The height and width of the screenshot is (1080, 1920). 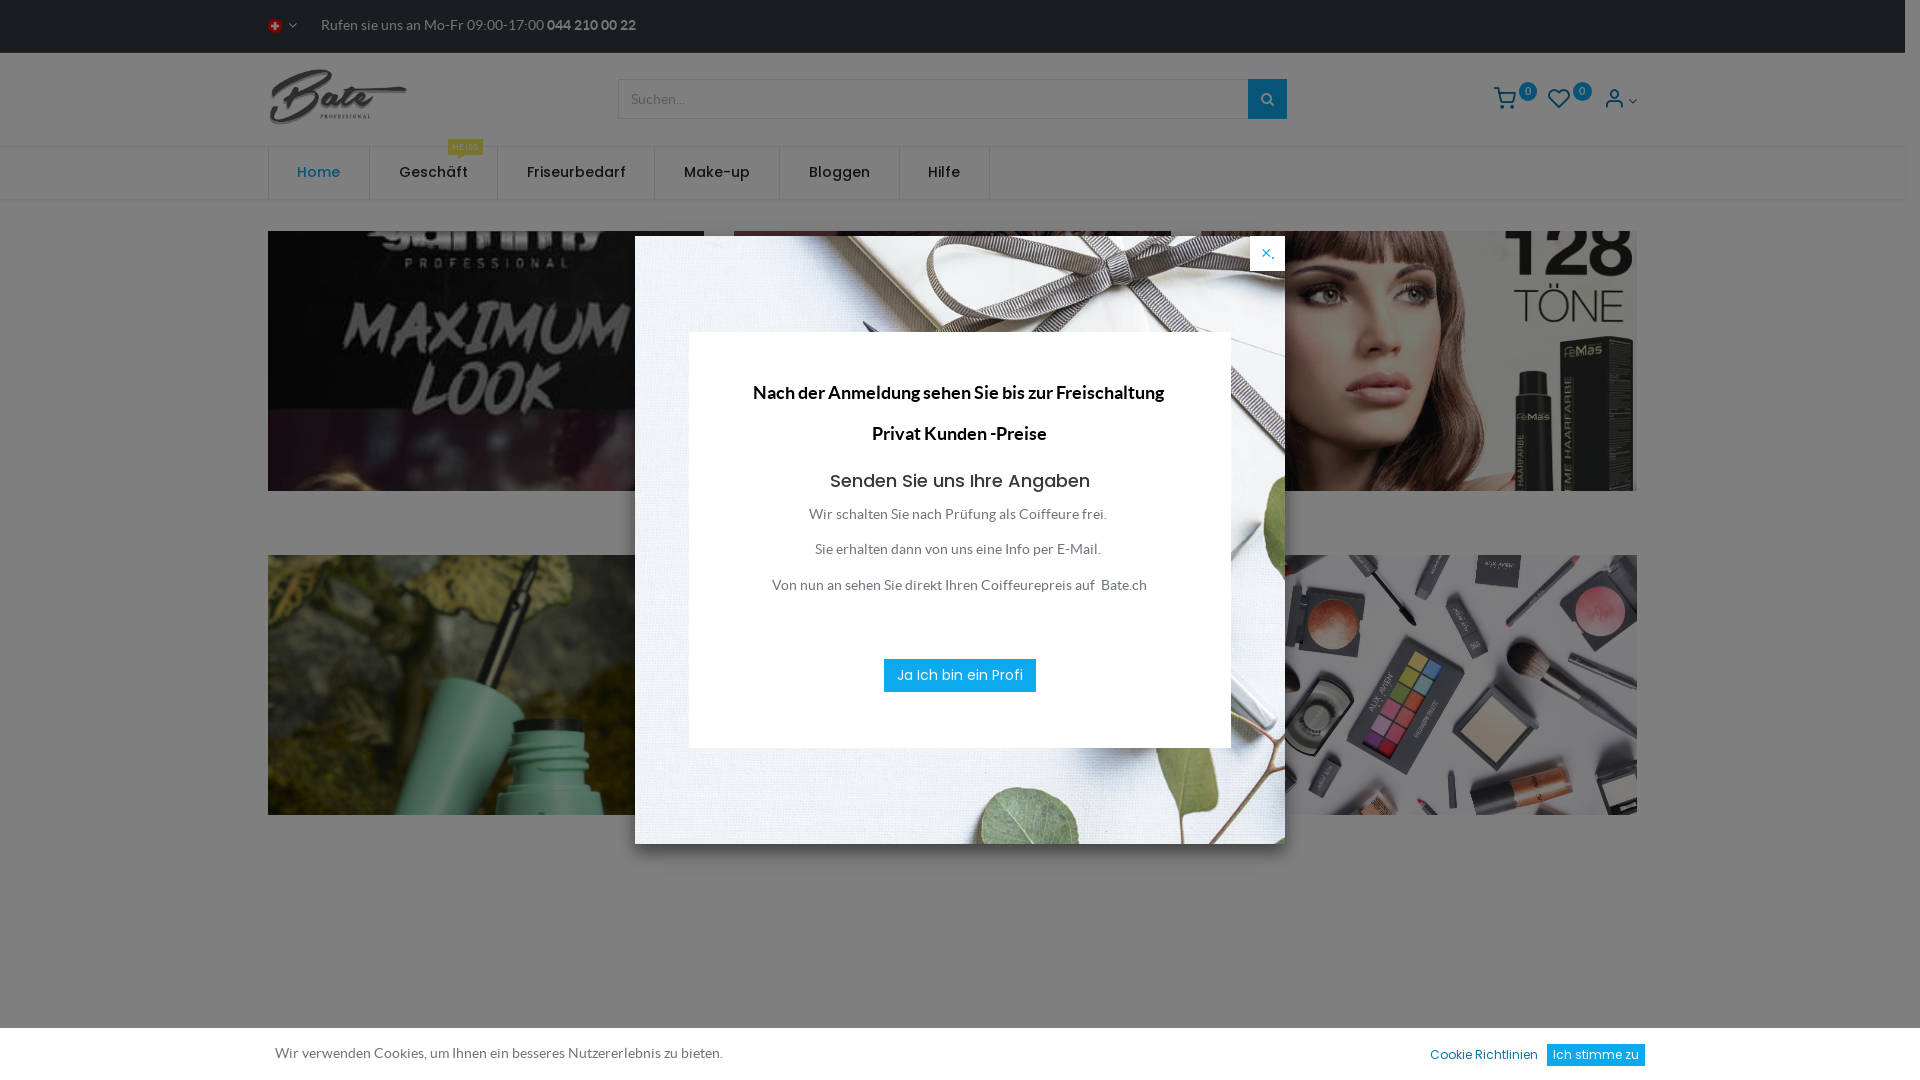 What do you see at coordinates (944, 172) in the screenshot?
I see `'Hilfe'` at bounding box center [944, 172].